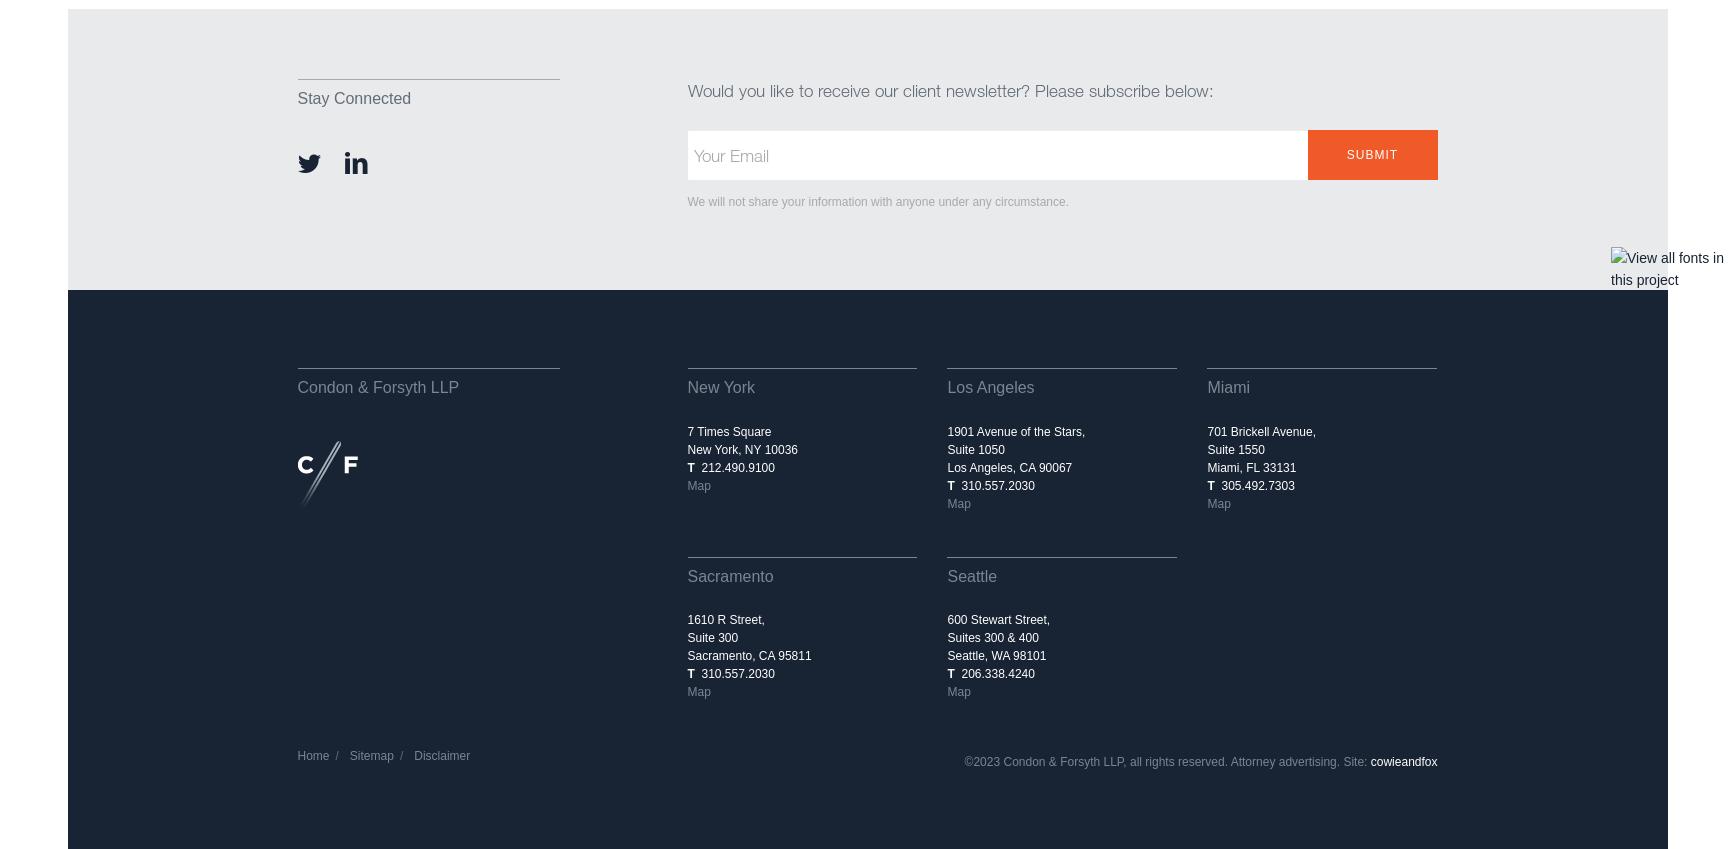 The image size is (1735, 849). I want to click on '7 Times Square', so click(729, 431).